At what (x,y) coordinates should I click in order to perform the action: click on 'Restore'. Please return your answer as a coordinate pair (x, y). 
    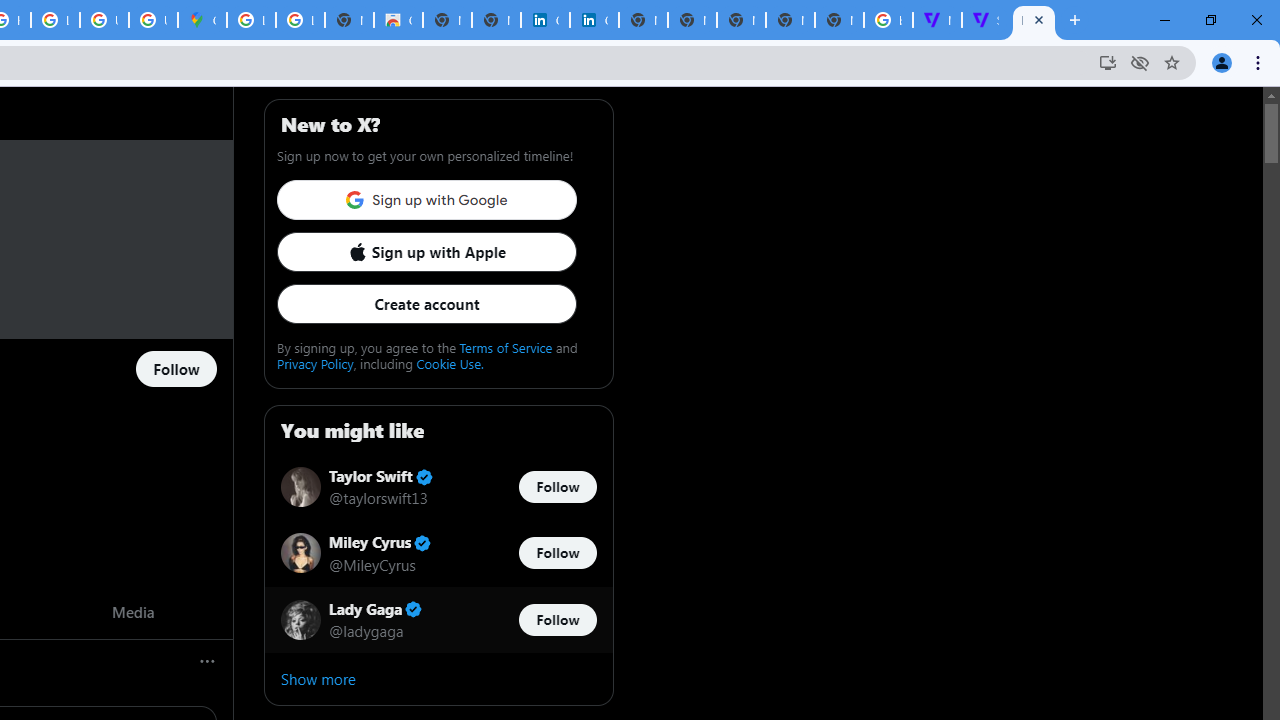
    Looking at the image, I should click on (1209, 20).